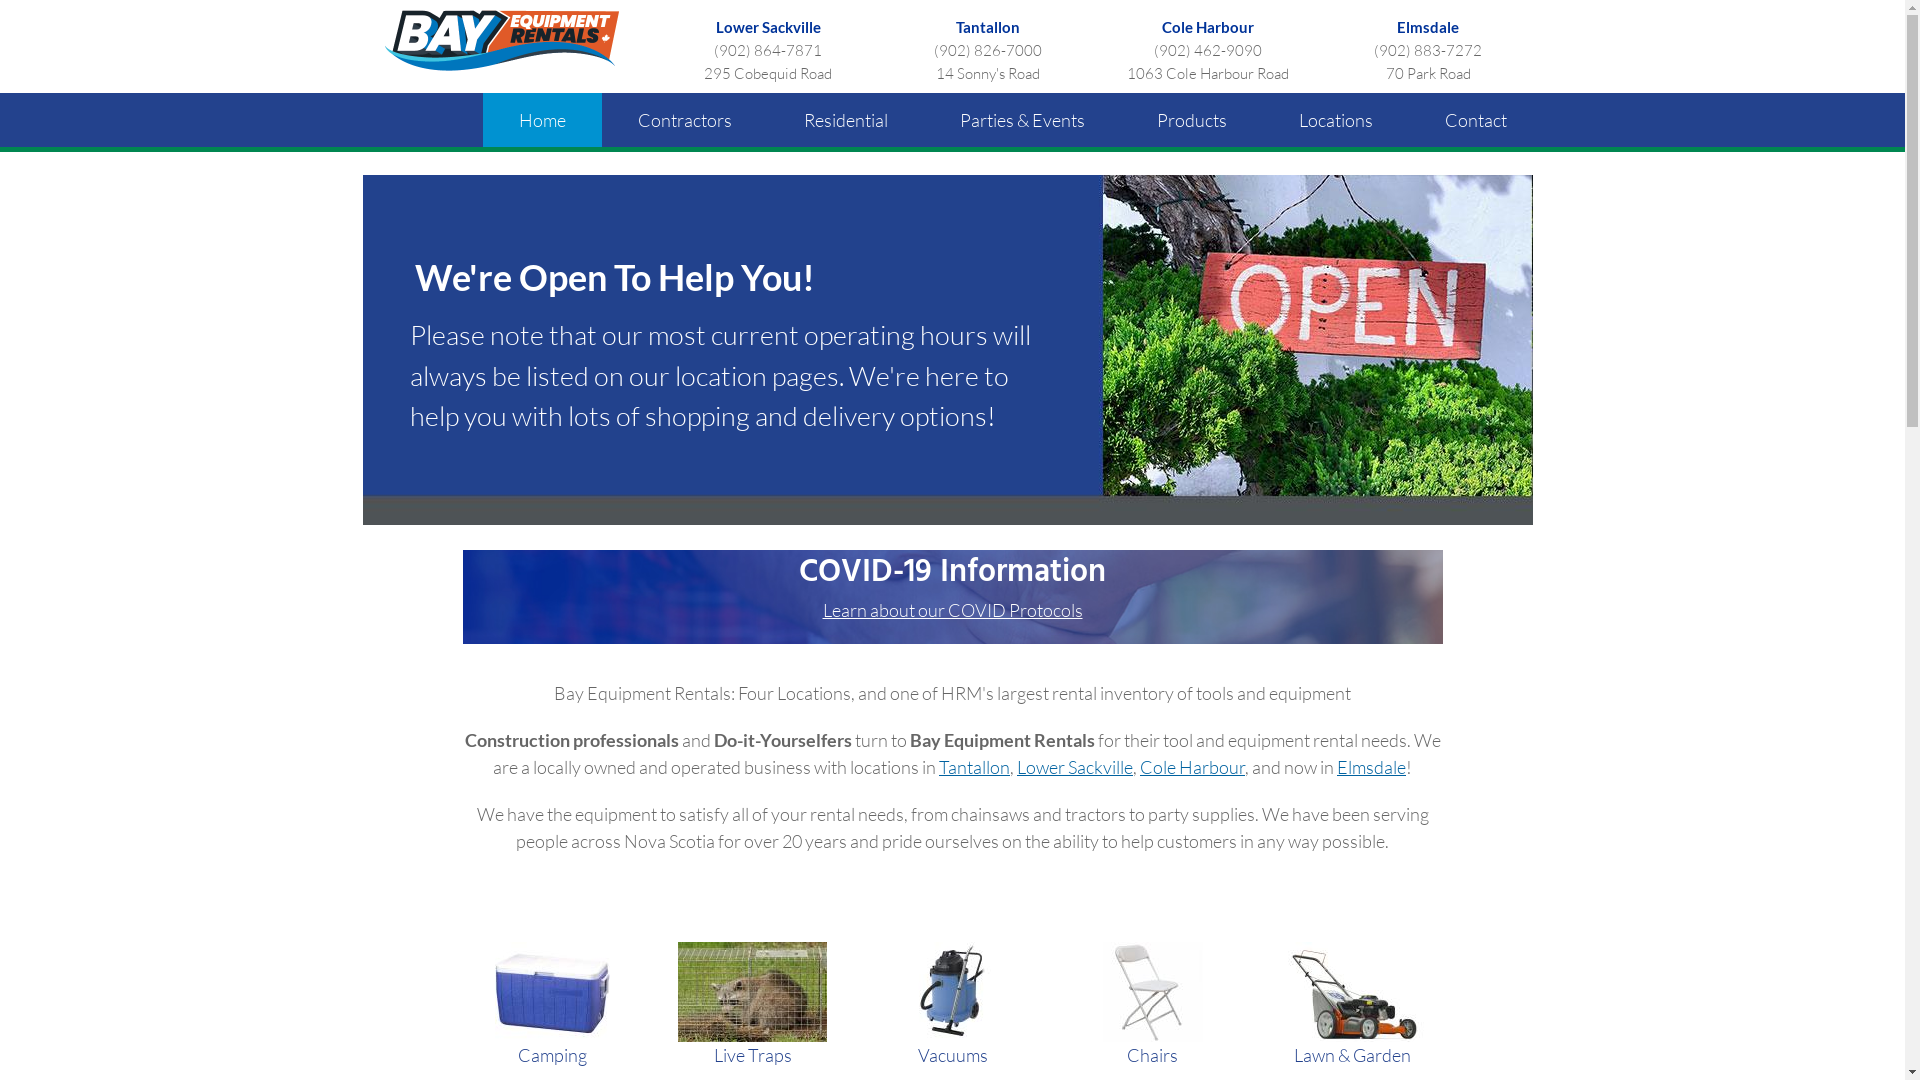 This screenshot has height=1080, width=1920. I want to click on 'Lower Sackville', so click(715, 27).